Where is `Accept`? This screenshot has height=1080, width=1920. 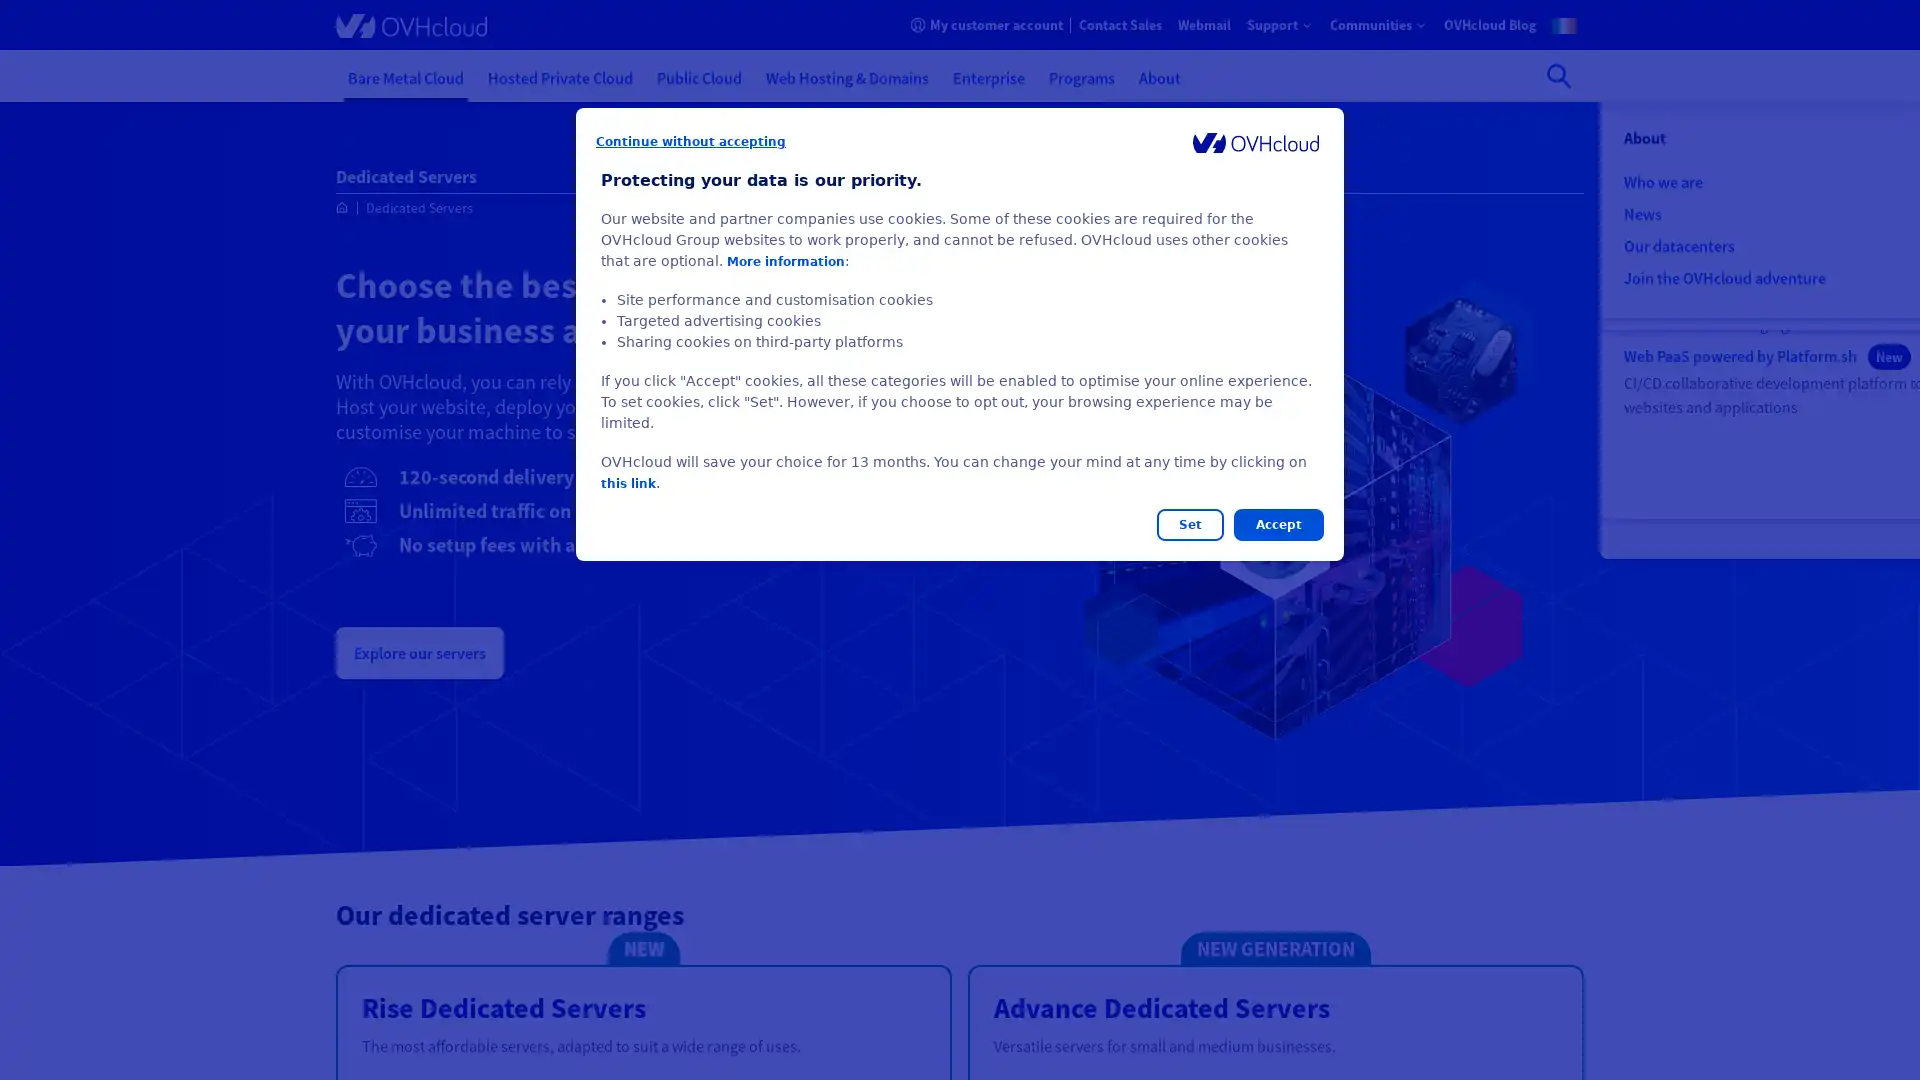
Accept is located at coordinates (1277, 523).